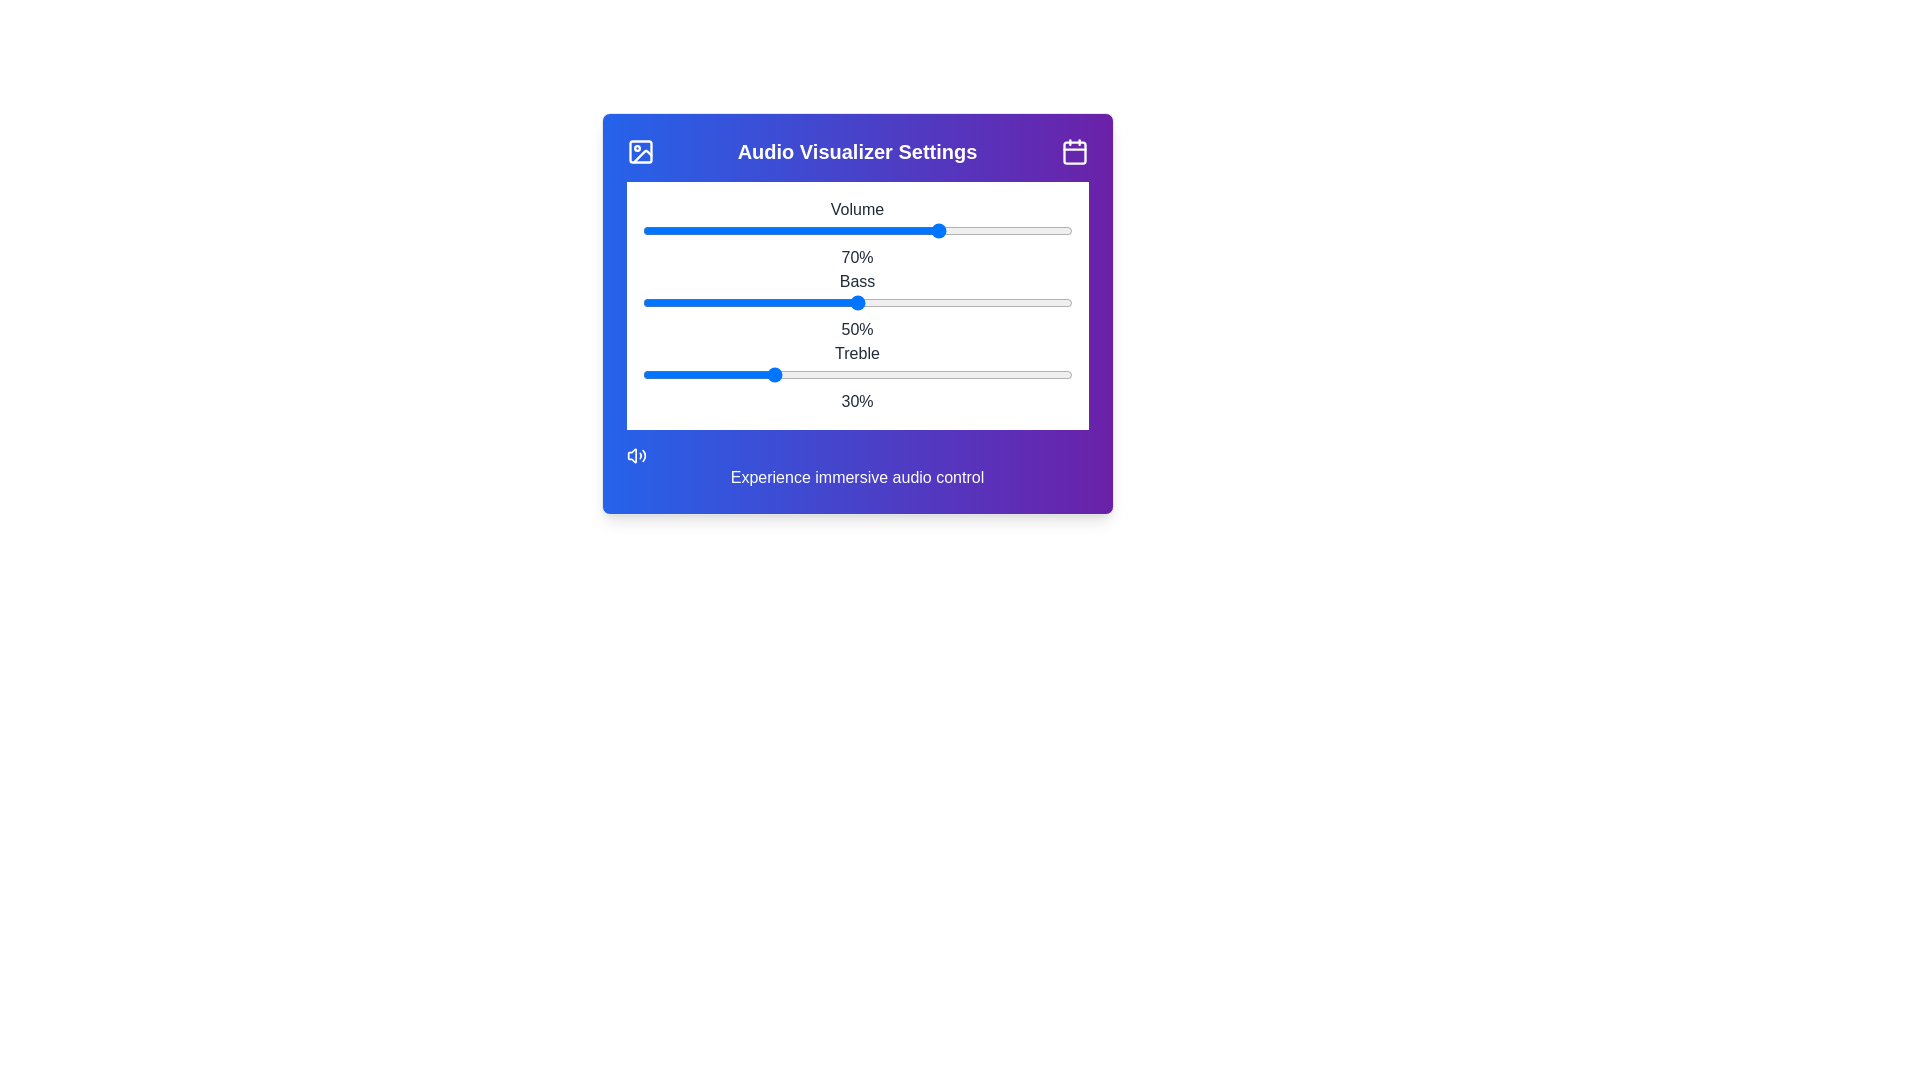 The image size is (1920, 1080). What do you see at coordinates (1007, 230) in the screenshot?
I see `the volume slider to set the volume to 85%` at bounding box center [1007, 230].